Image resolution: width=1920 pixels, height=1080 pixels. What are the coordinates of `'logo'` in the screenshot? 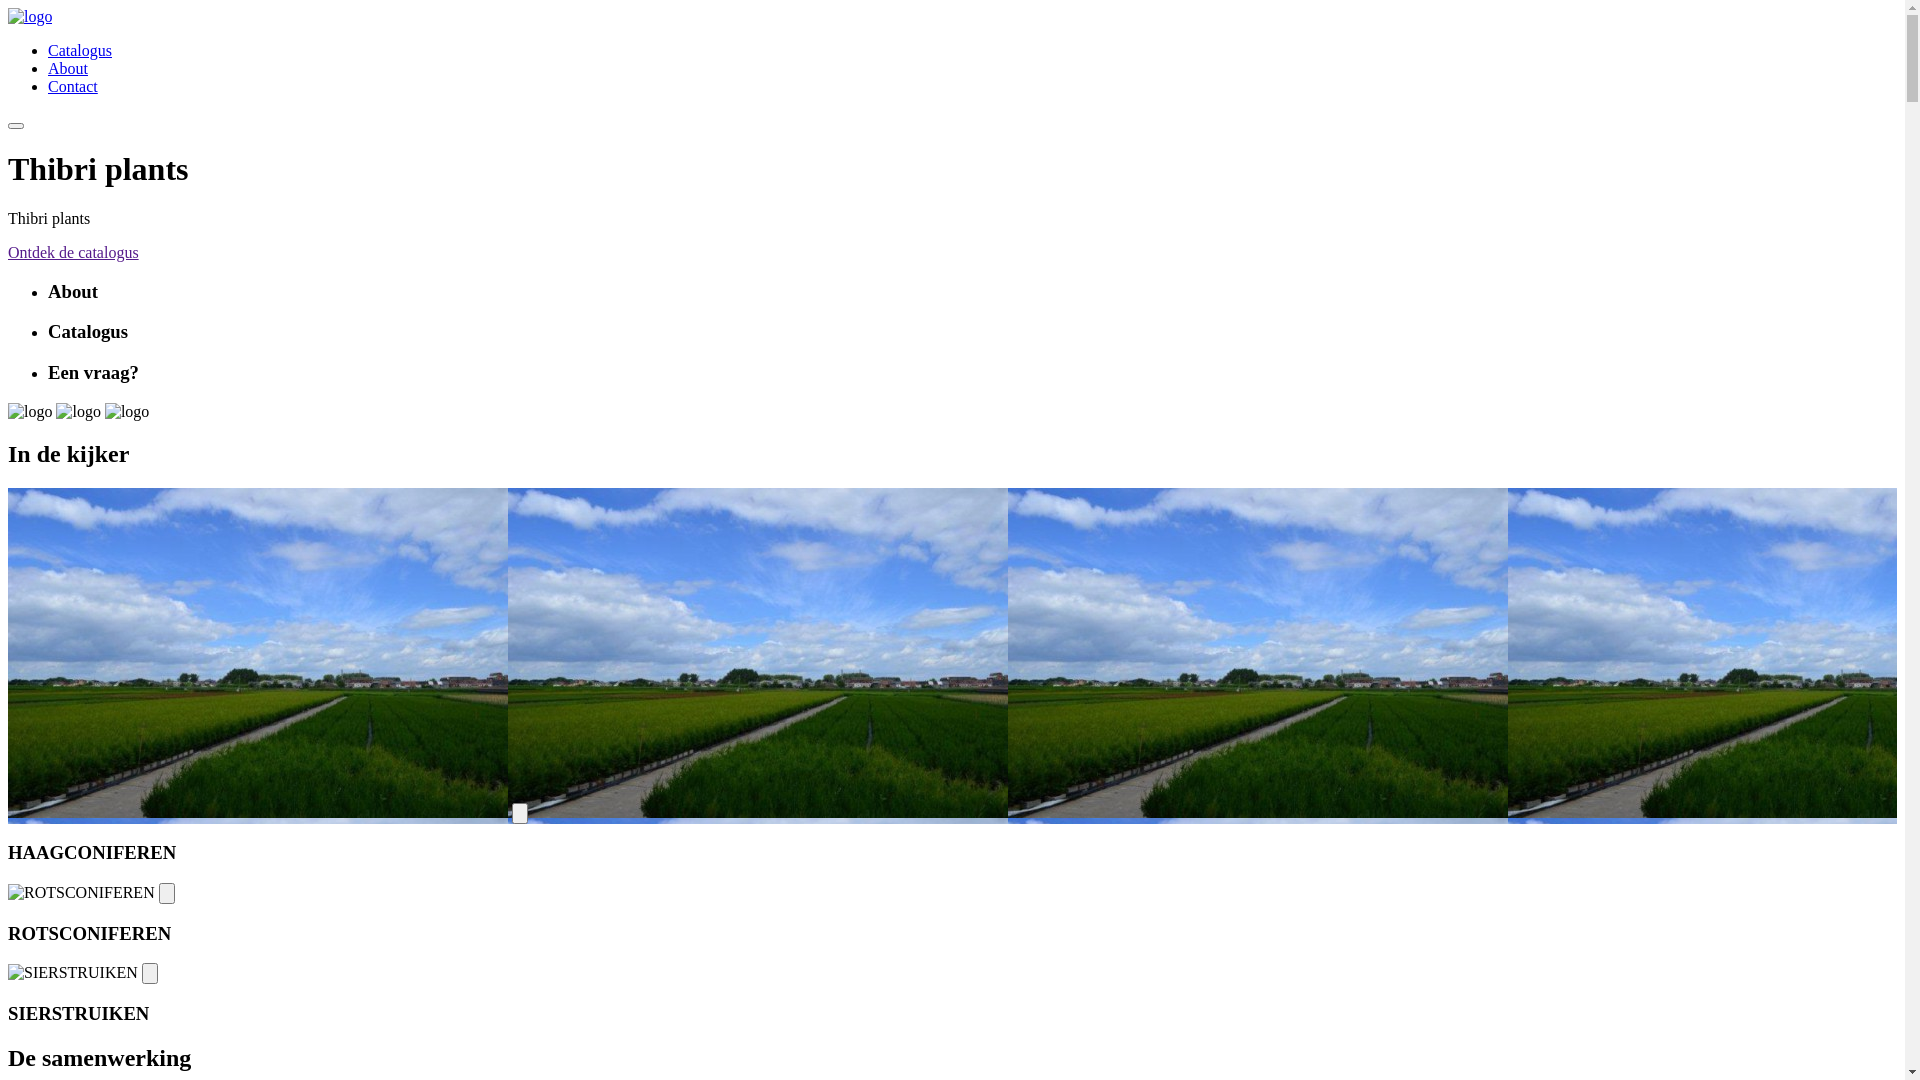 It's located at (56, 411).